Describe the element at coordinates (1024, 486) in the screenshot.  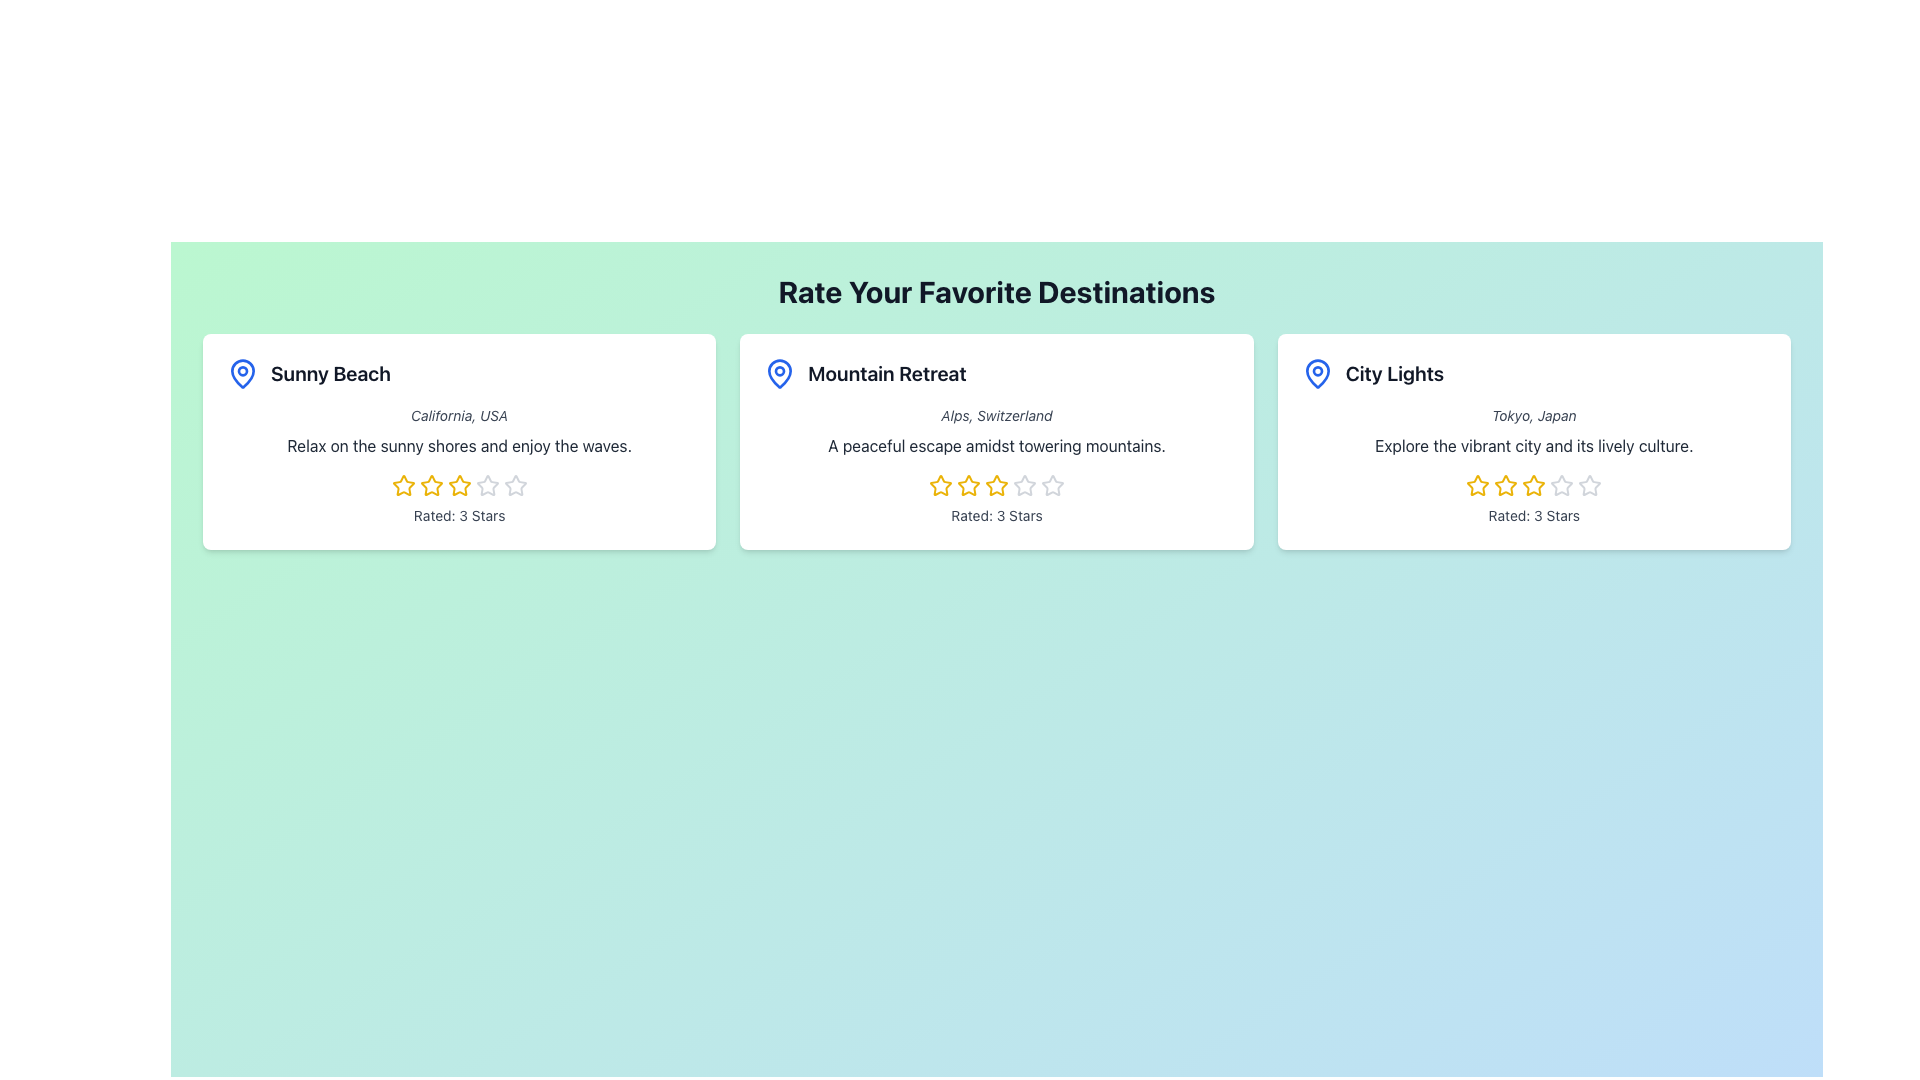
I see `the fourth star icon in the rating system for the 'Mountain Retreat' destination to interact with the rating mechanism` at that location.